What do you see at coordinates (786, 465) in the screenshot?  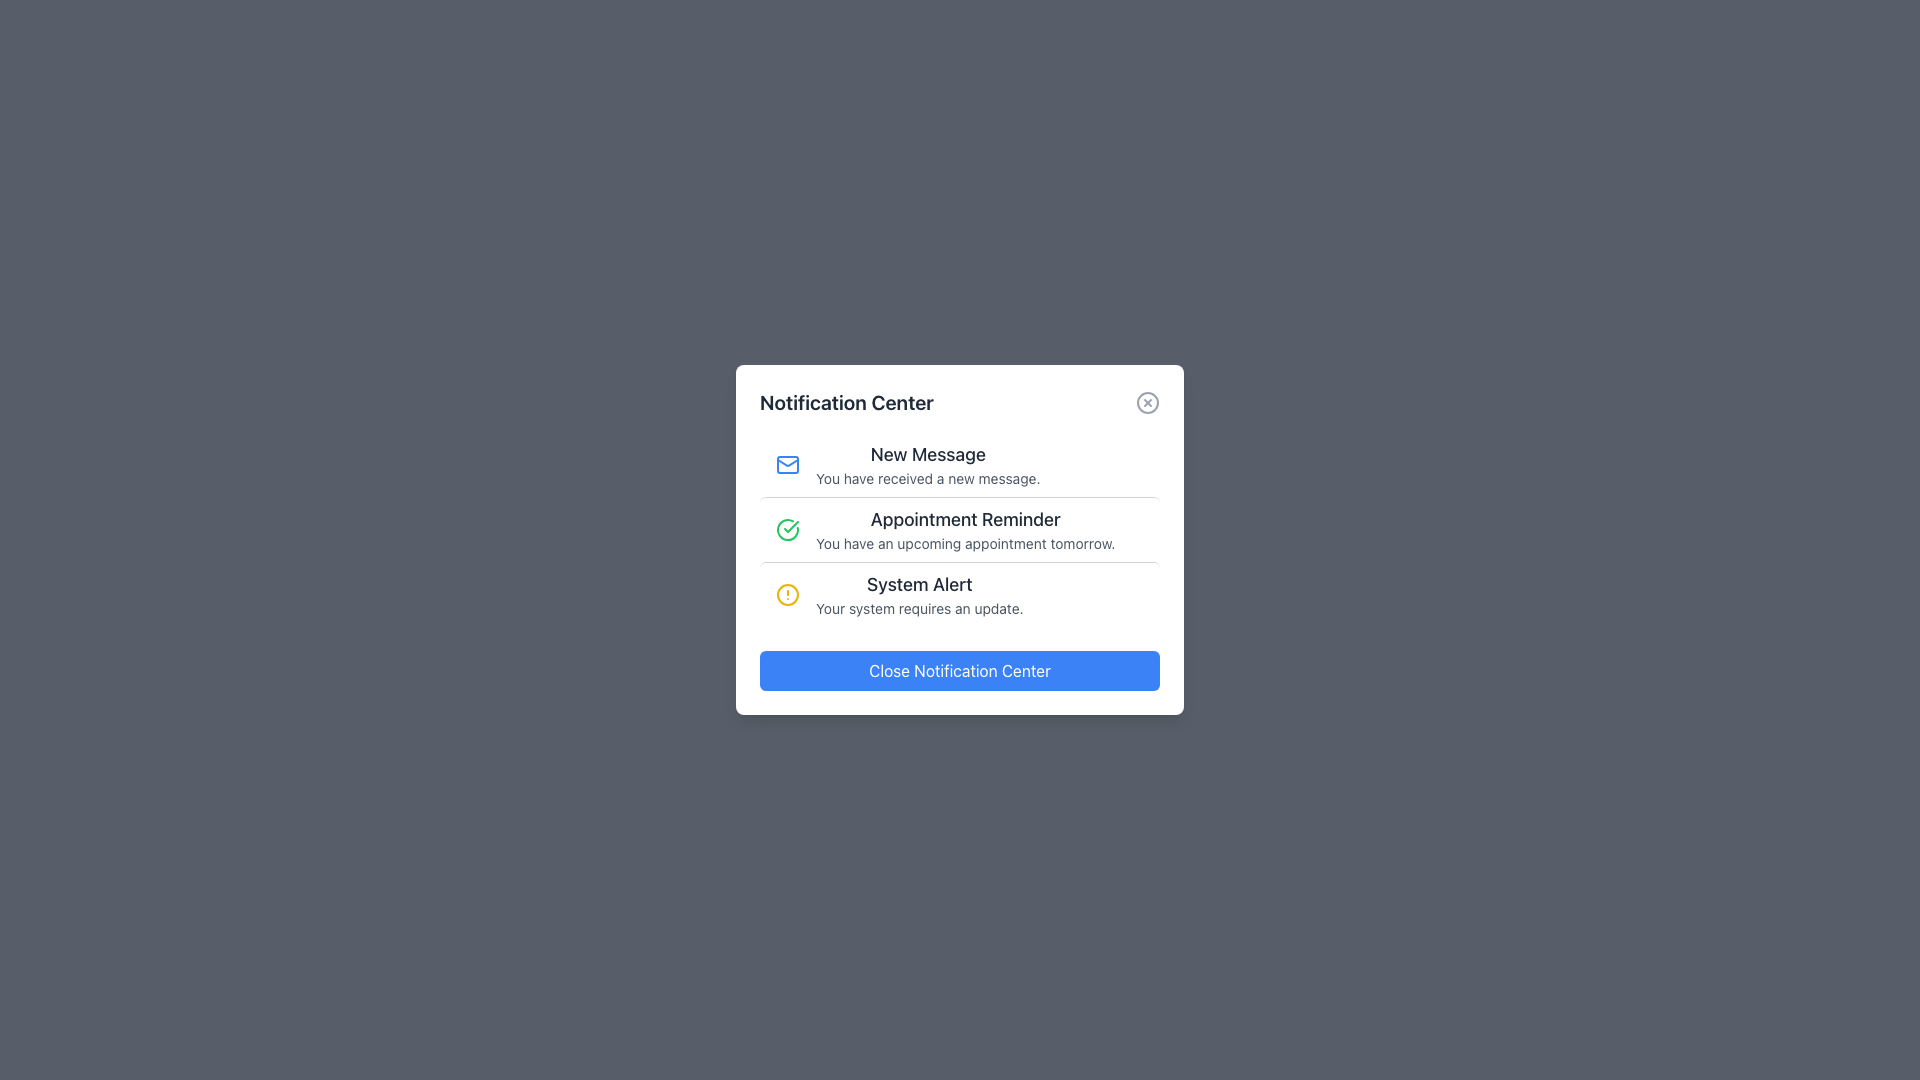 I see `the blue outlined rectangular shape of the envelope icon, which is the primary component to the left of the 'New Message' text in the notification window` at bounding box center [786, 465].